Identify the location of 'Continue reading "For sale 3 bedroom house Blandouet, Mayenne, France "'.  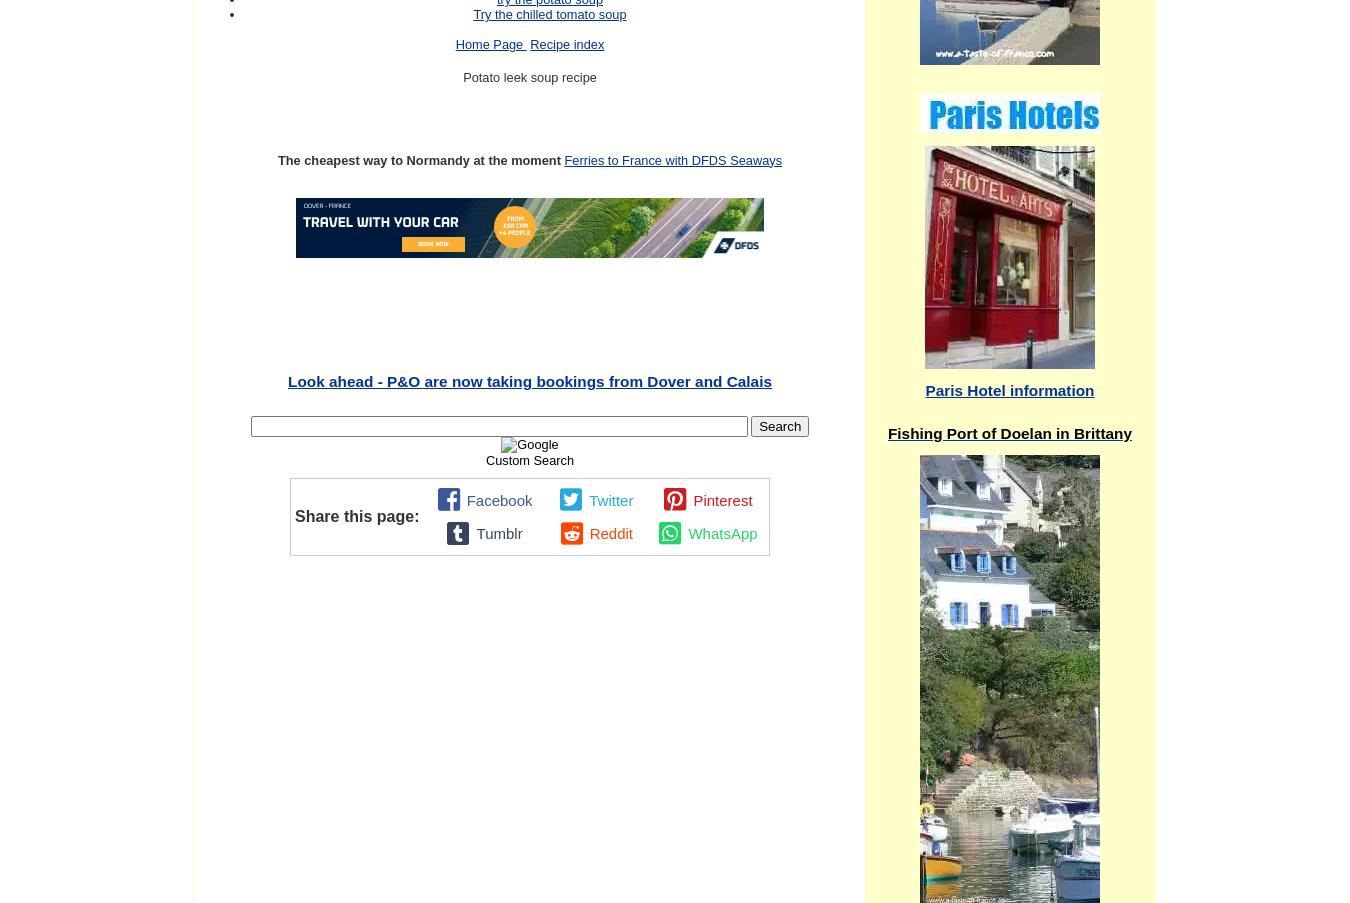
(528, 331).